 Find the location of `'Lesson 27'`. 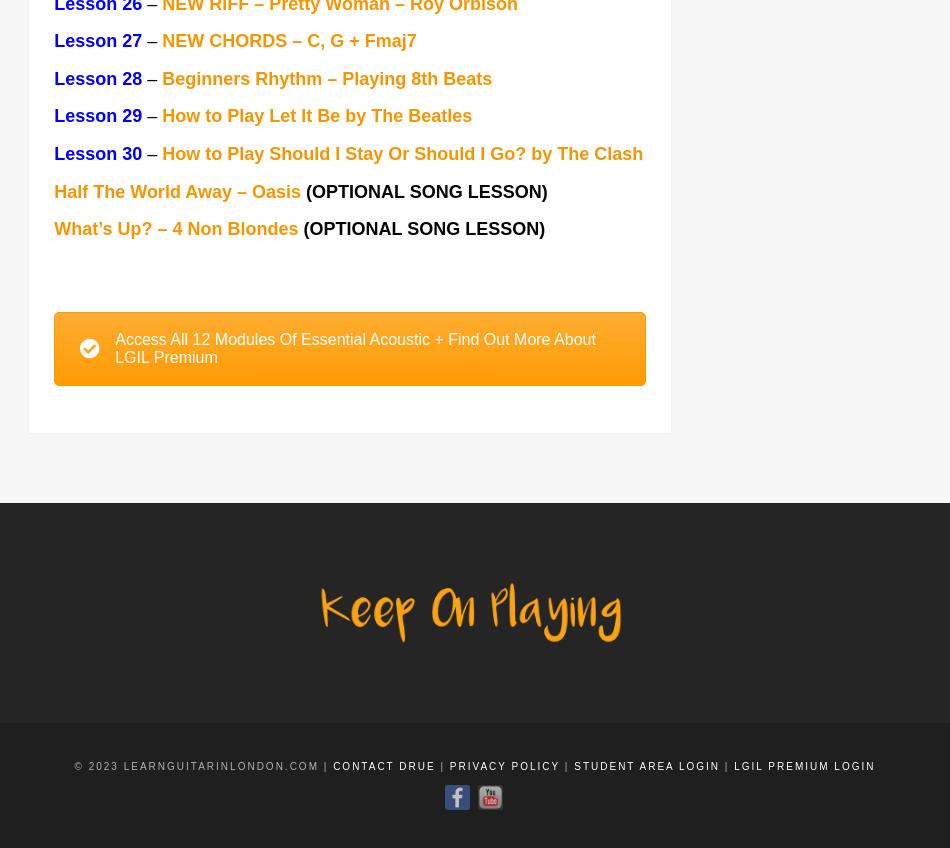

'Lesson 27' is located at coordinates (98, 41).